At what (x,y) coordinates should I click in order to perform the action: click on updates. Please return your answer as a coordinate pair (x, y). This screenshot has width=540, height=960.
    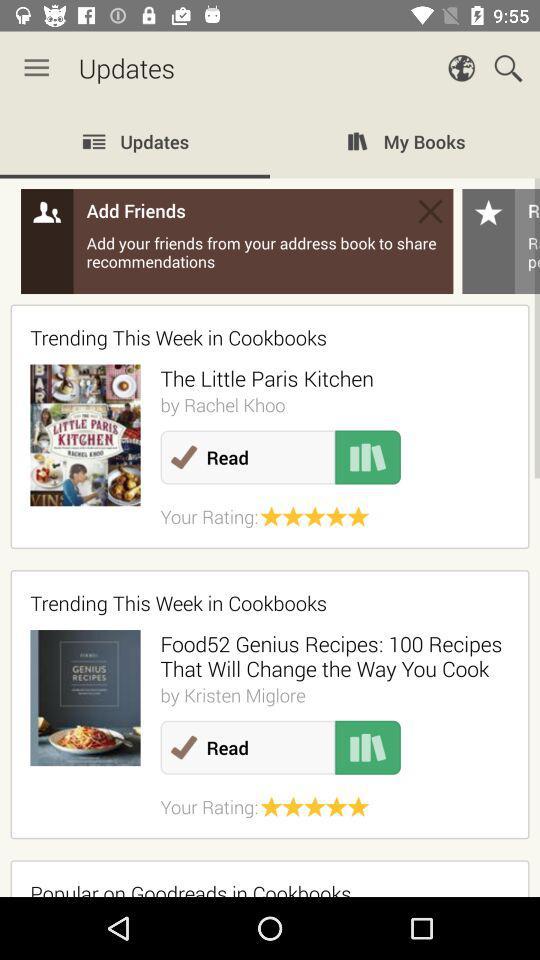
    Looking at the image, I should click on (270, 500).